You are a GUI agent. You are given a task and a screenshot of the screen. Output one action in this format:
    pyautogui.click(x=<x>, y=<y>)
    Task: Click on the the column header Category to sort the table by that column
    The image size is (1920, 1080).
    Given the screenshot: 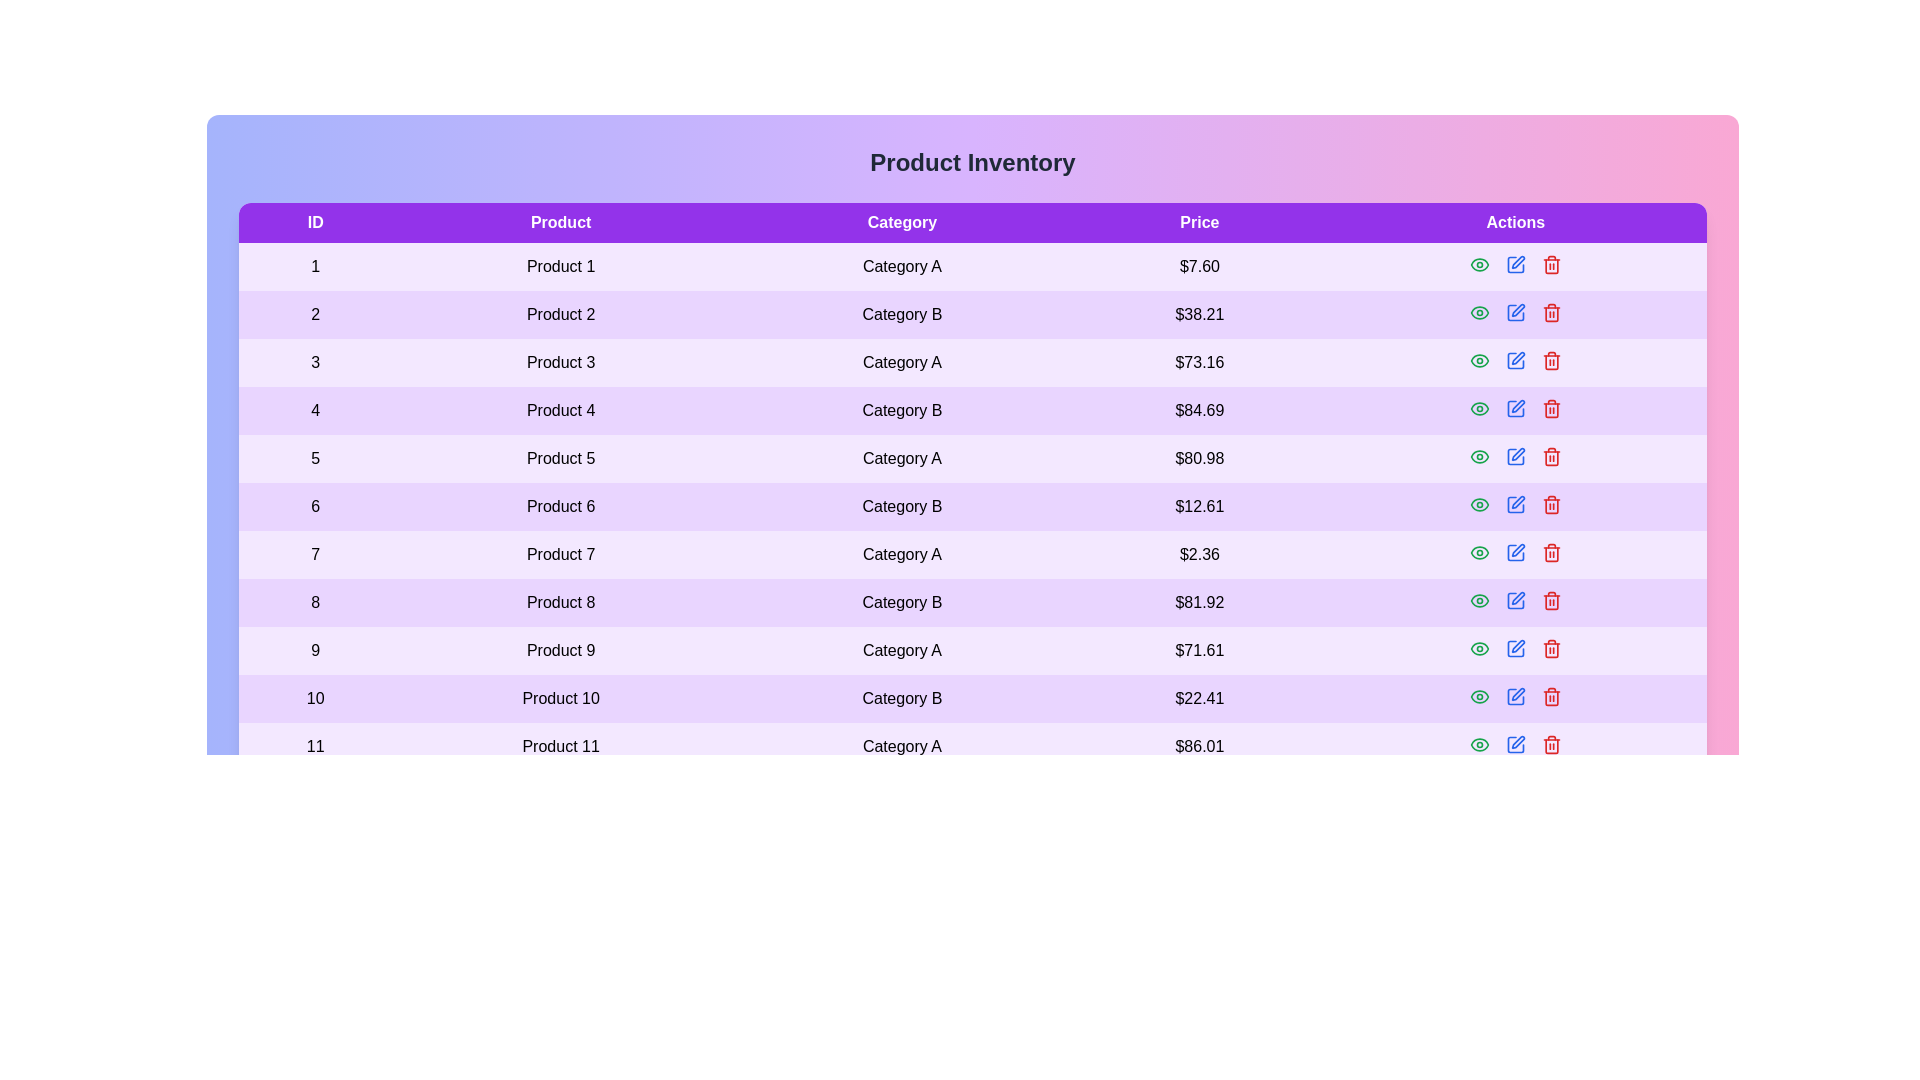 What is the action you would take?
    pyautogui.click(x=901, y=223)
    